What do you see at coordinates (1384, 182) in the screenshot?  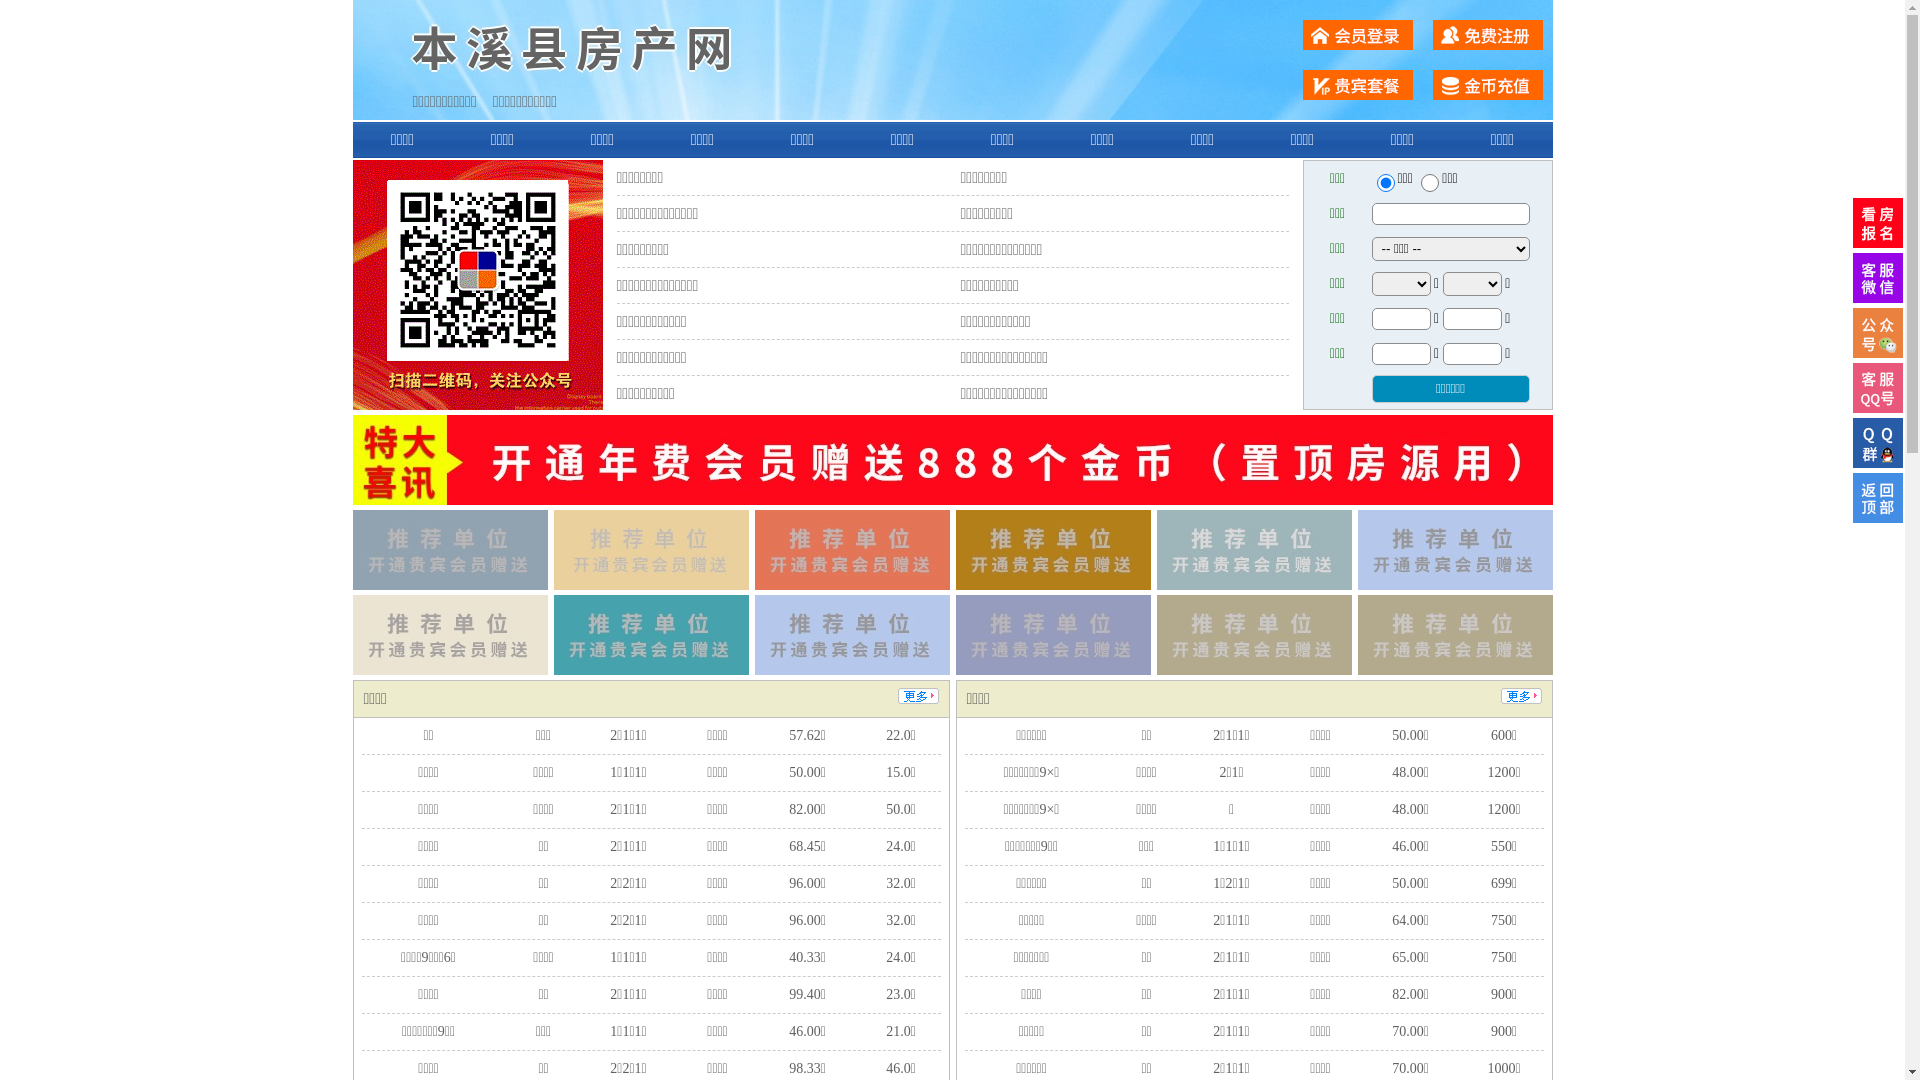 I see `'ershou'` at bounding box center [1384, 182].